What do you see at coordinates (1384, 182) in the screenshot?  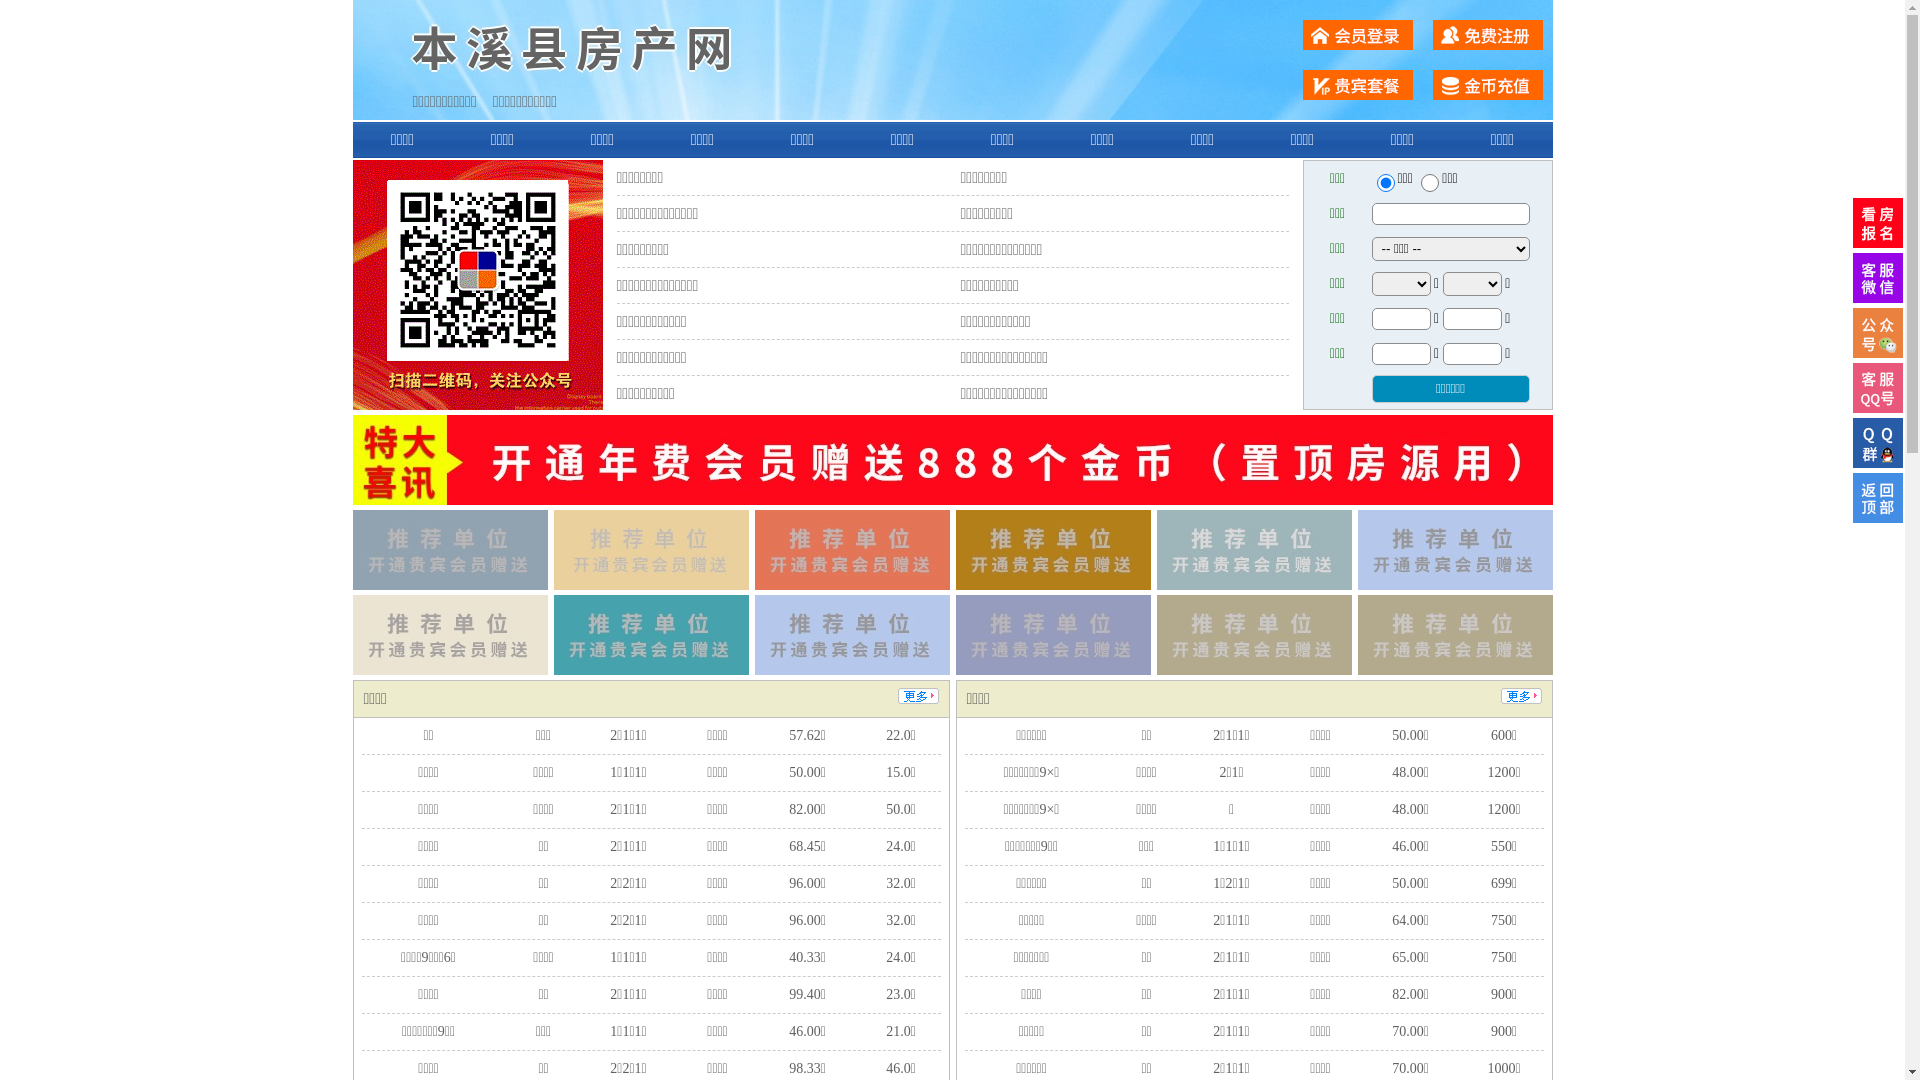 I see `'ershou'` at bounding box center [1384, 182].